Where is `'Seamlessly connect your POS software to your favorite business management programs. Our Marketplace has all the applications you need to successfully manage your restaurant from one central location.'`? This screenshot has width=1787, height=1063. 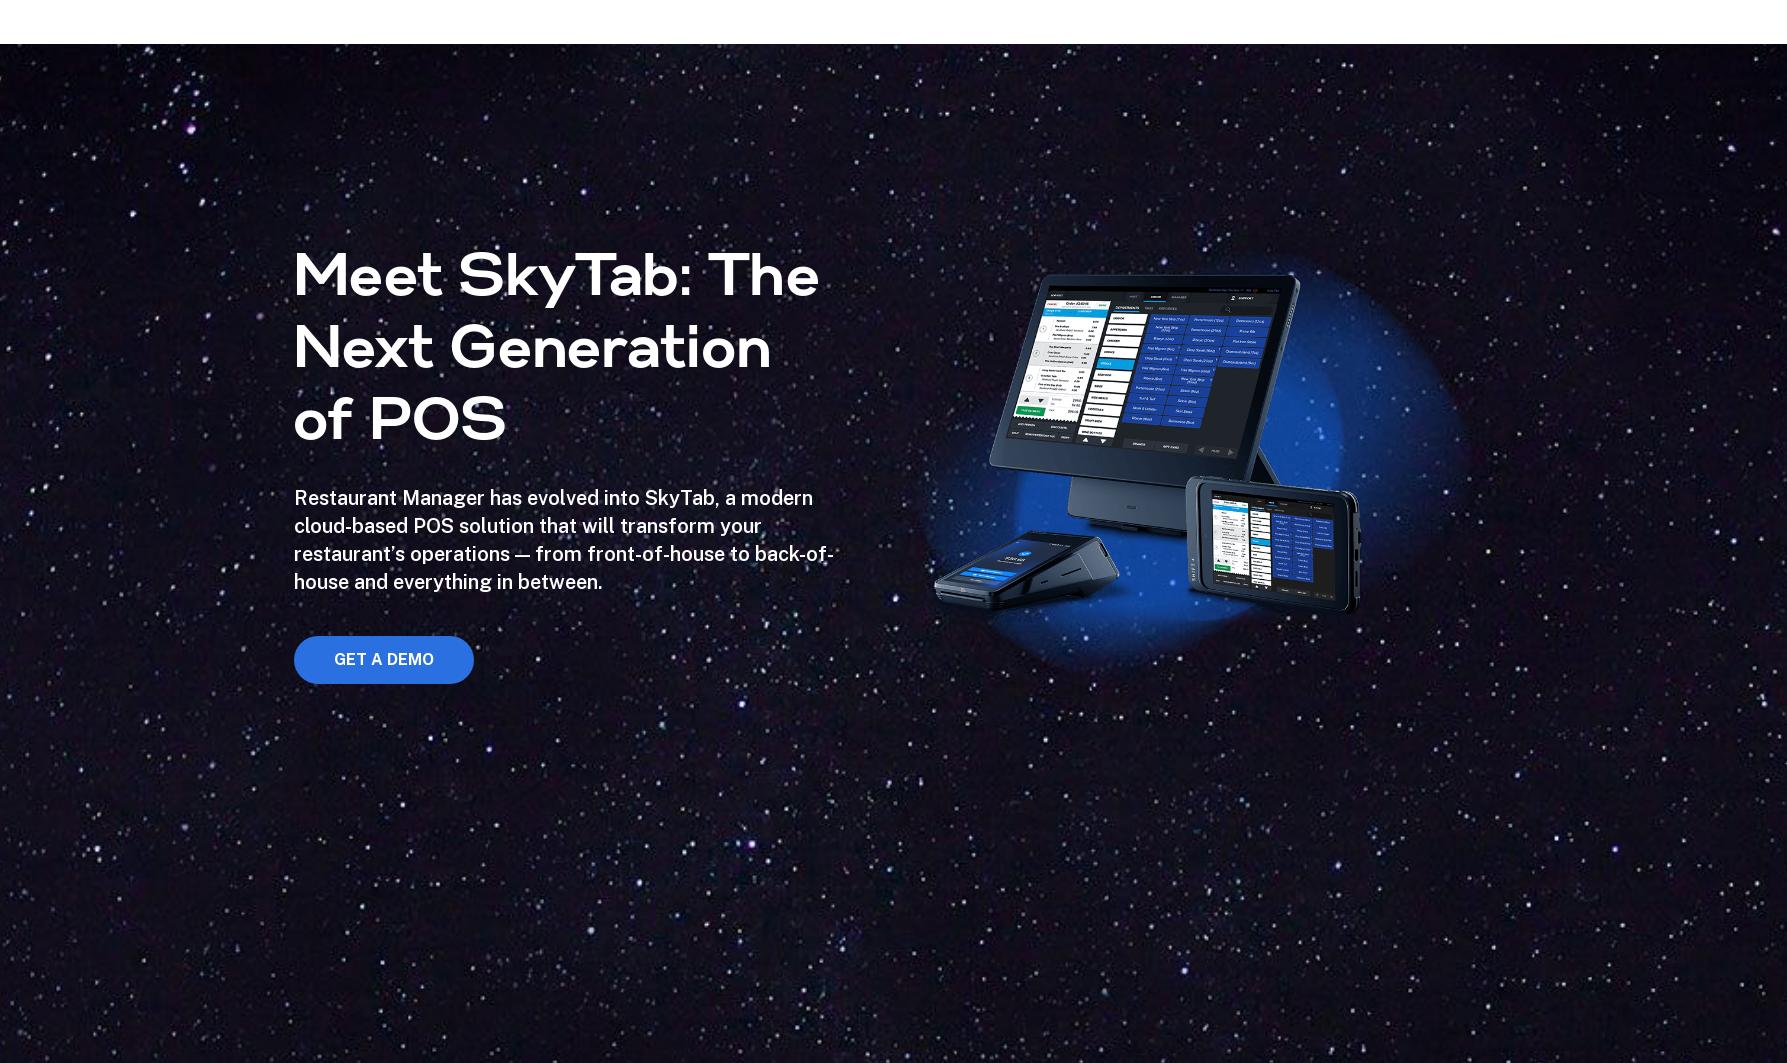 'Seamlessly connect your POS software to your favorite business management programs. Our Marketplace has all the applications you need to successfully manage your restaurant from one central location.' is located at coordinates (1275, 54).